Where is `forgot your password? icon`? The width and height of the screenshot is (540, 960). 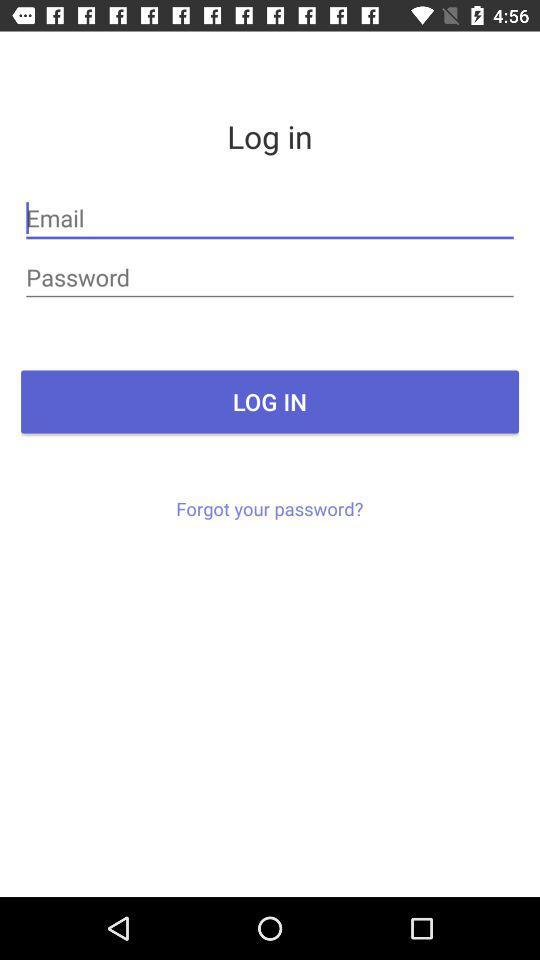 forgot your password? icon is located at coordinates (269, 507).